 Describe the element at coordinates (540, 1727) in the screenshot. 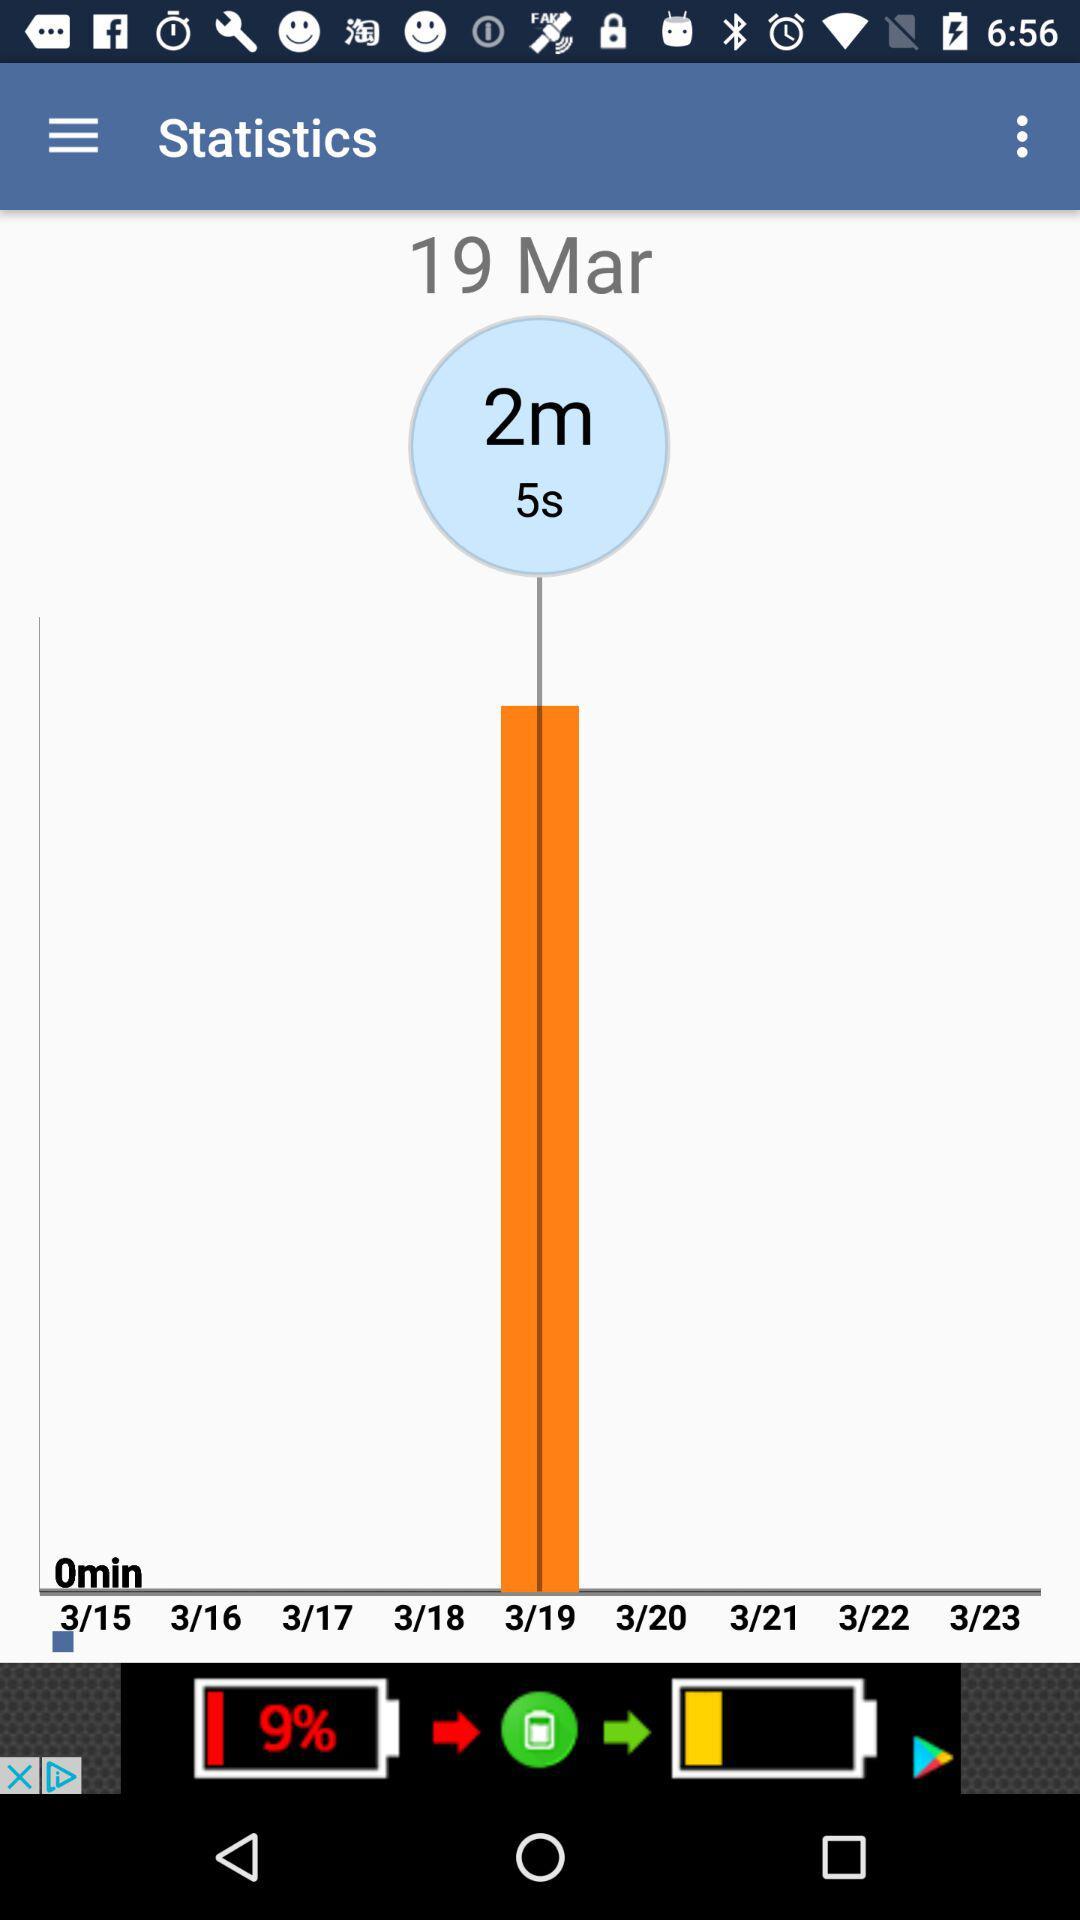

I see `advertisement` at that location.